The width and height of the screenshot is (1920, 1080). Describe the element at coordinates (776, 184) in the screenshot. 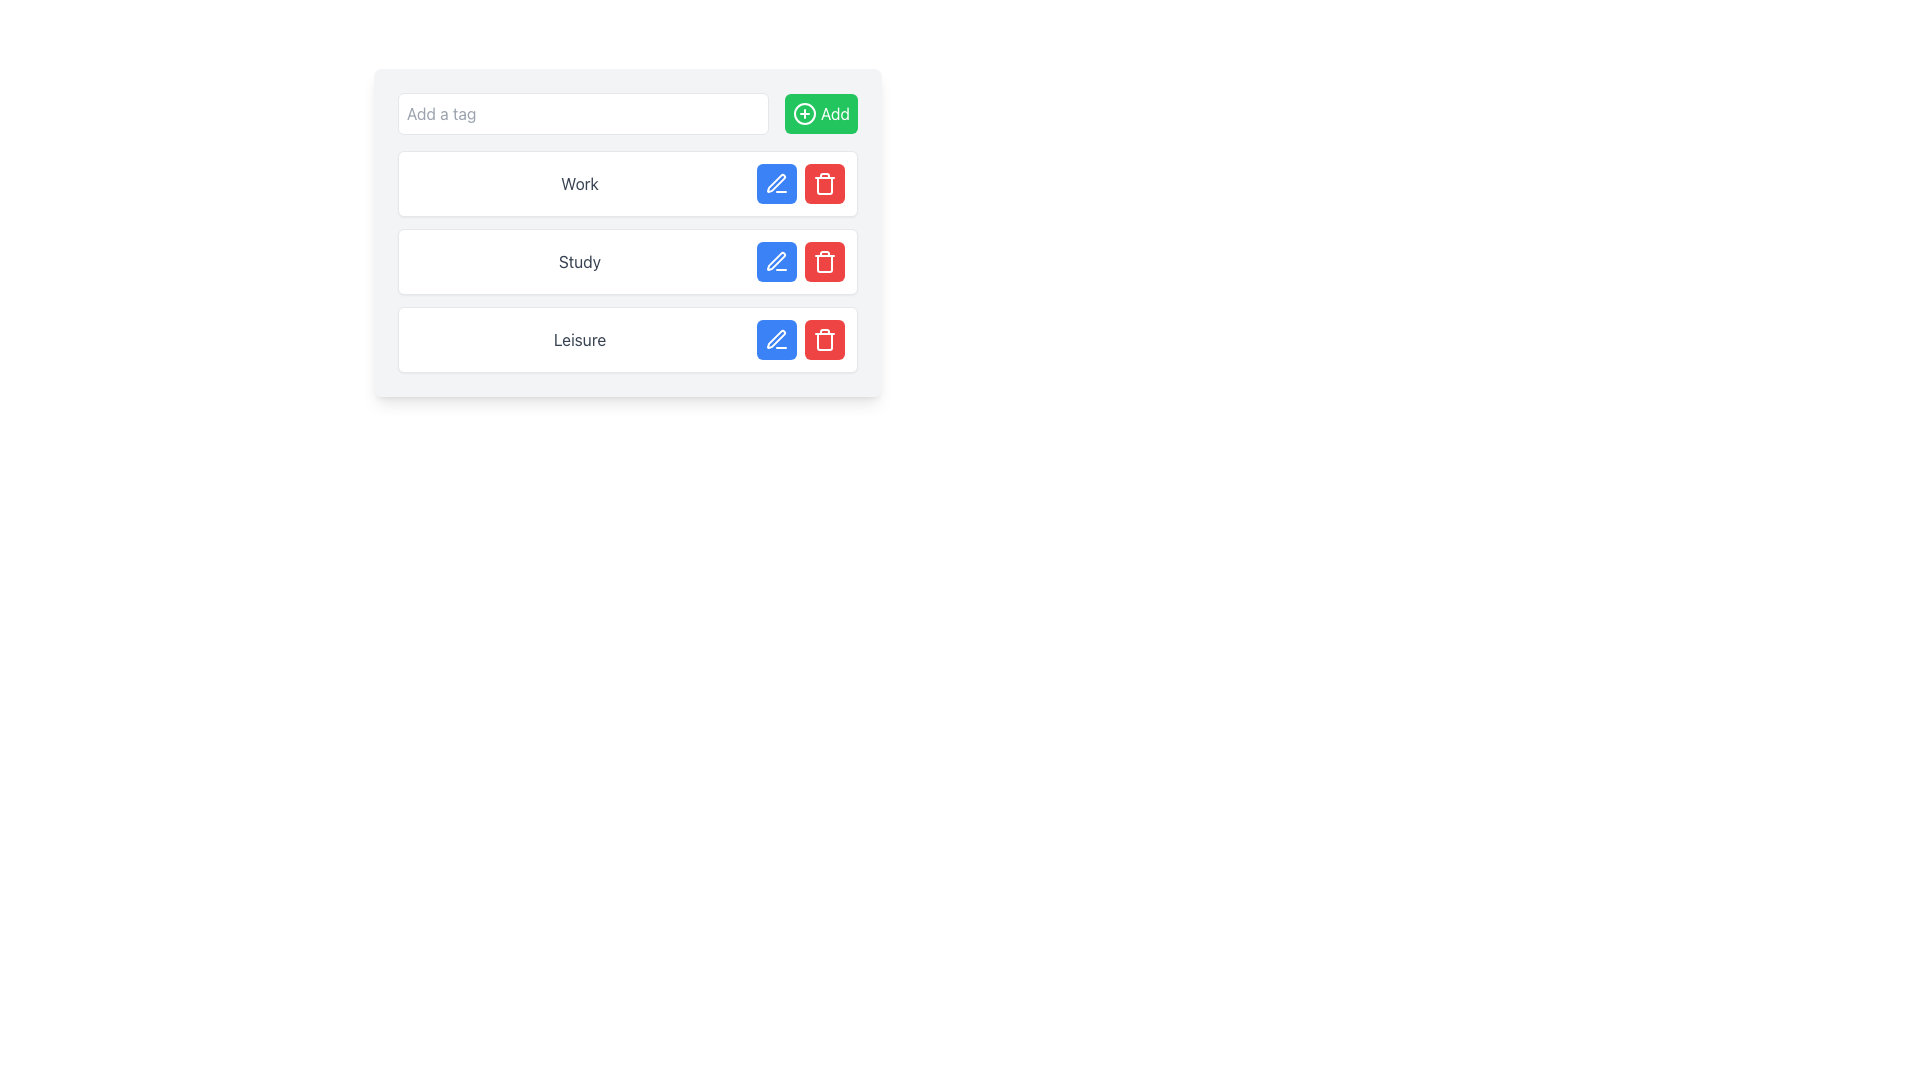

I see `the blue pen icon with white outlines located next to the 'Work' text in the second row of the vertical list to interact with the edit function` at that location.